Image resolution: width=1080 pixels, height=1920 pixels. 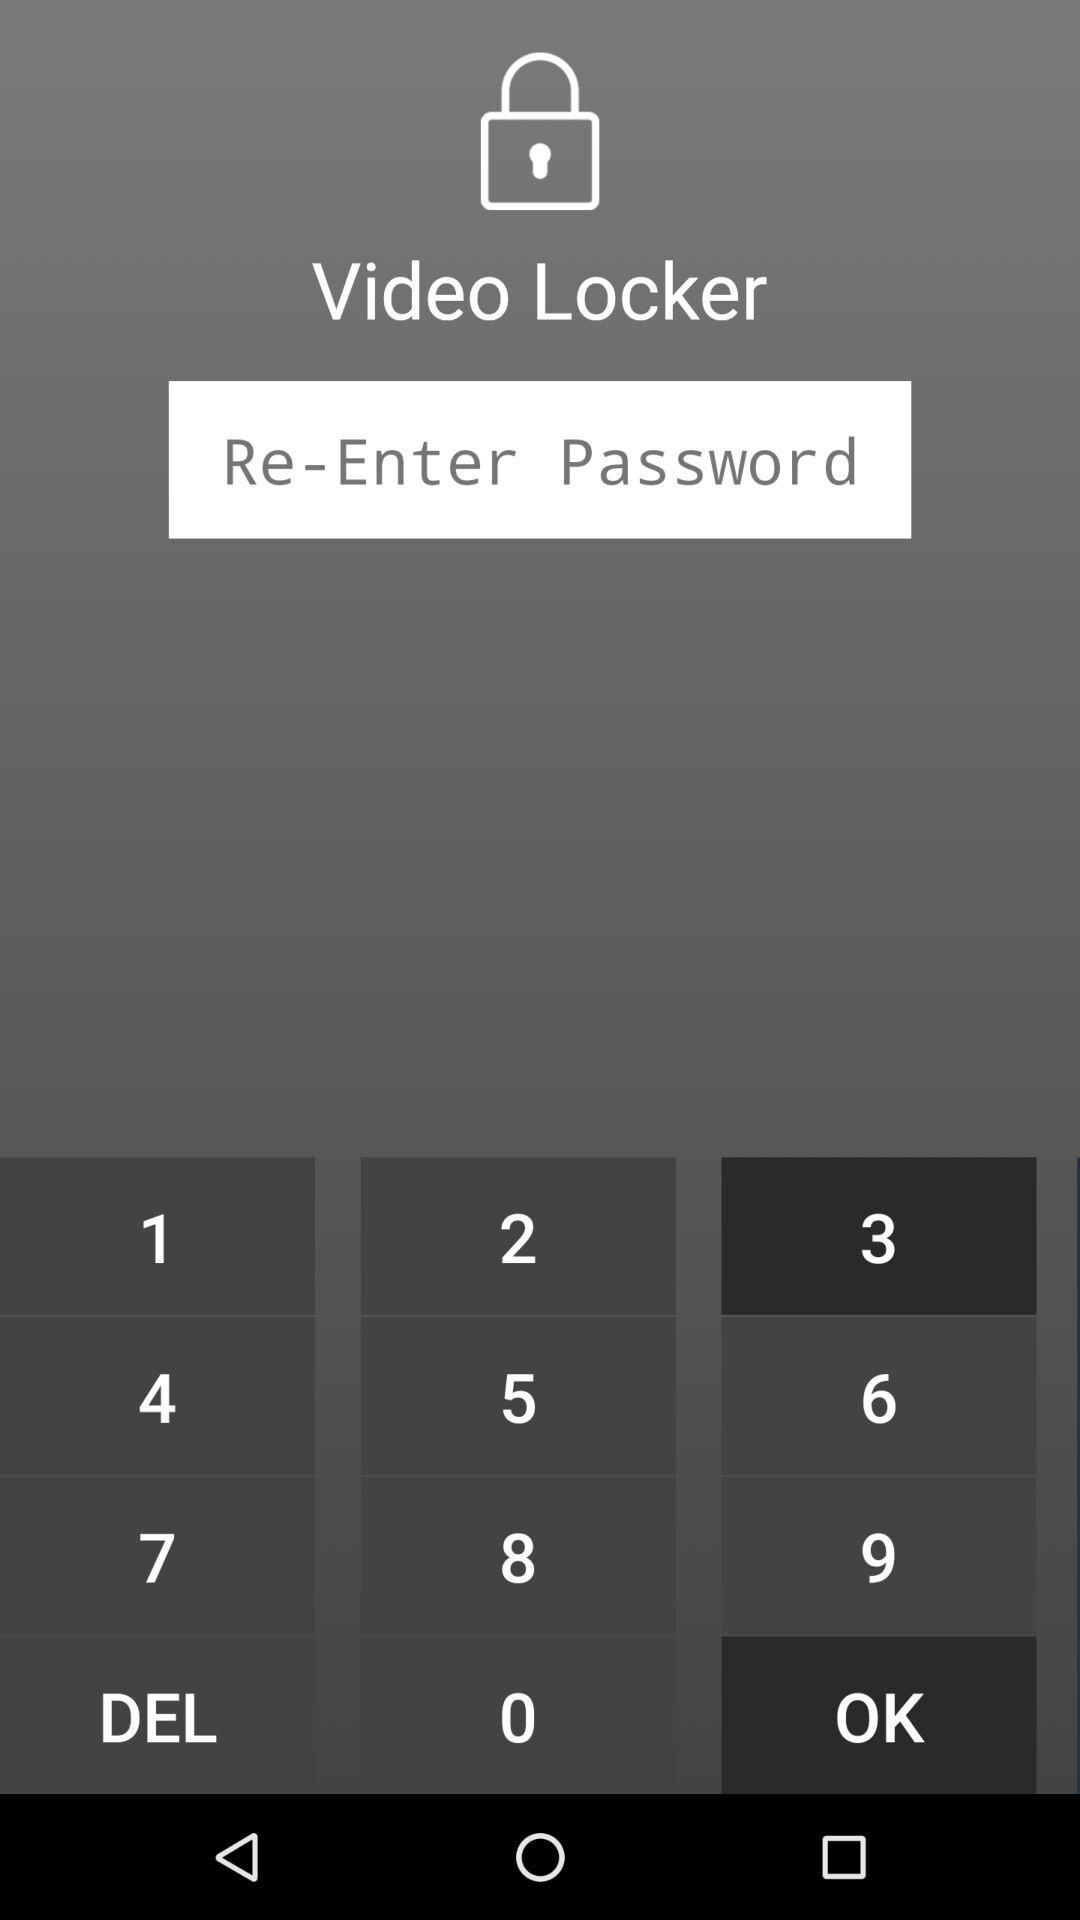 I want to click on item above 0 icon, so click(x=517, y=1554).